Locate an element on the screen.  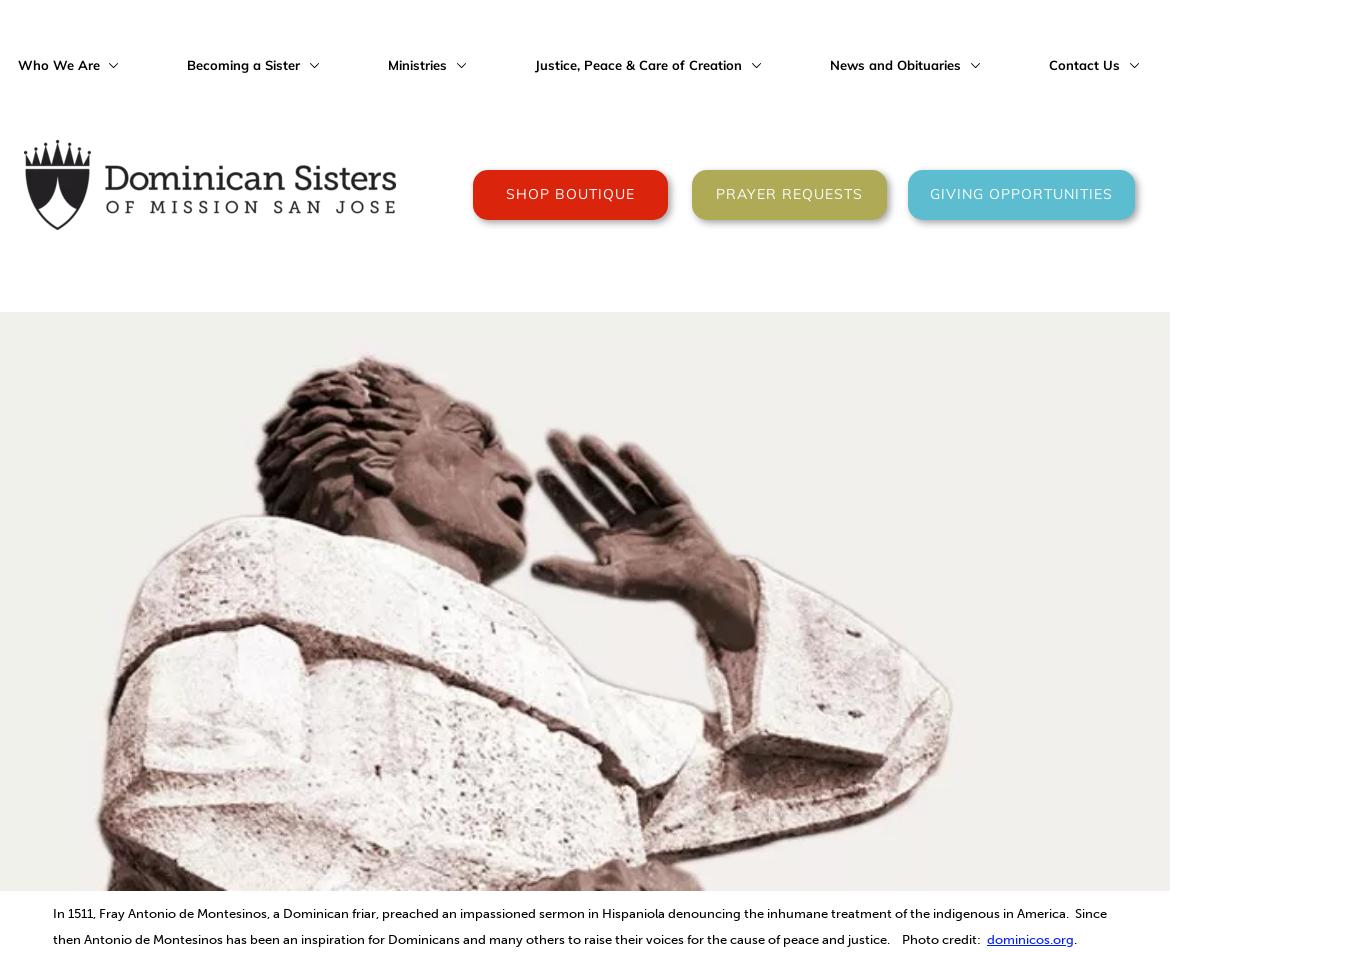
'SHOP BOUTIQUE' is located at coordinates (569, 193).